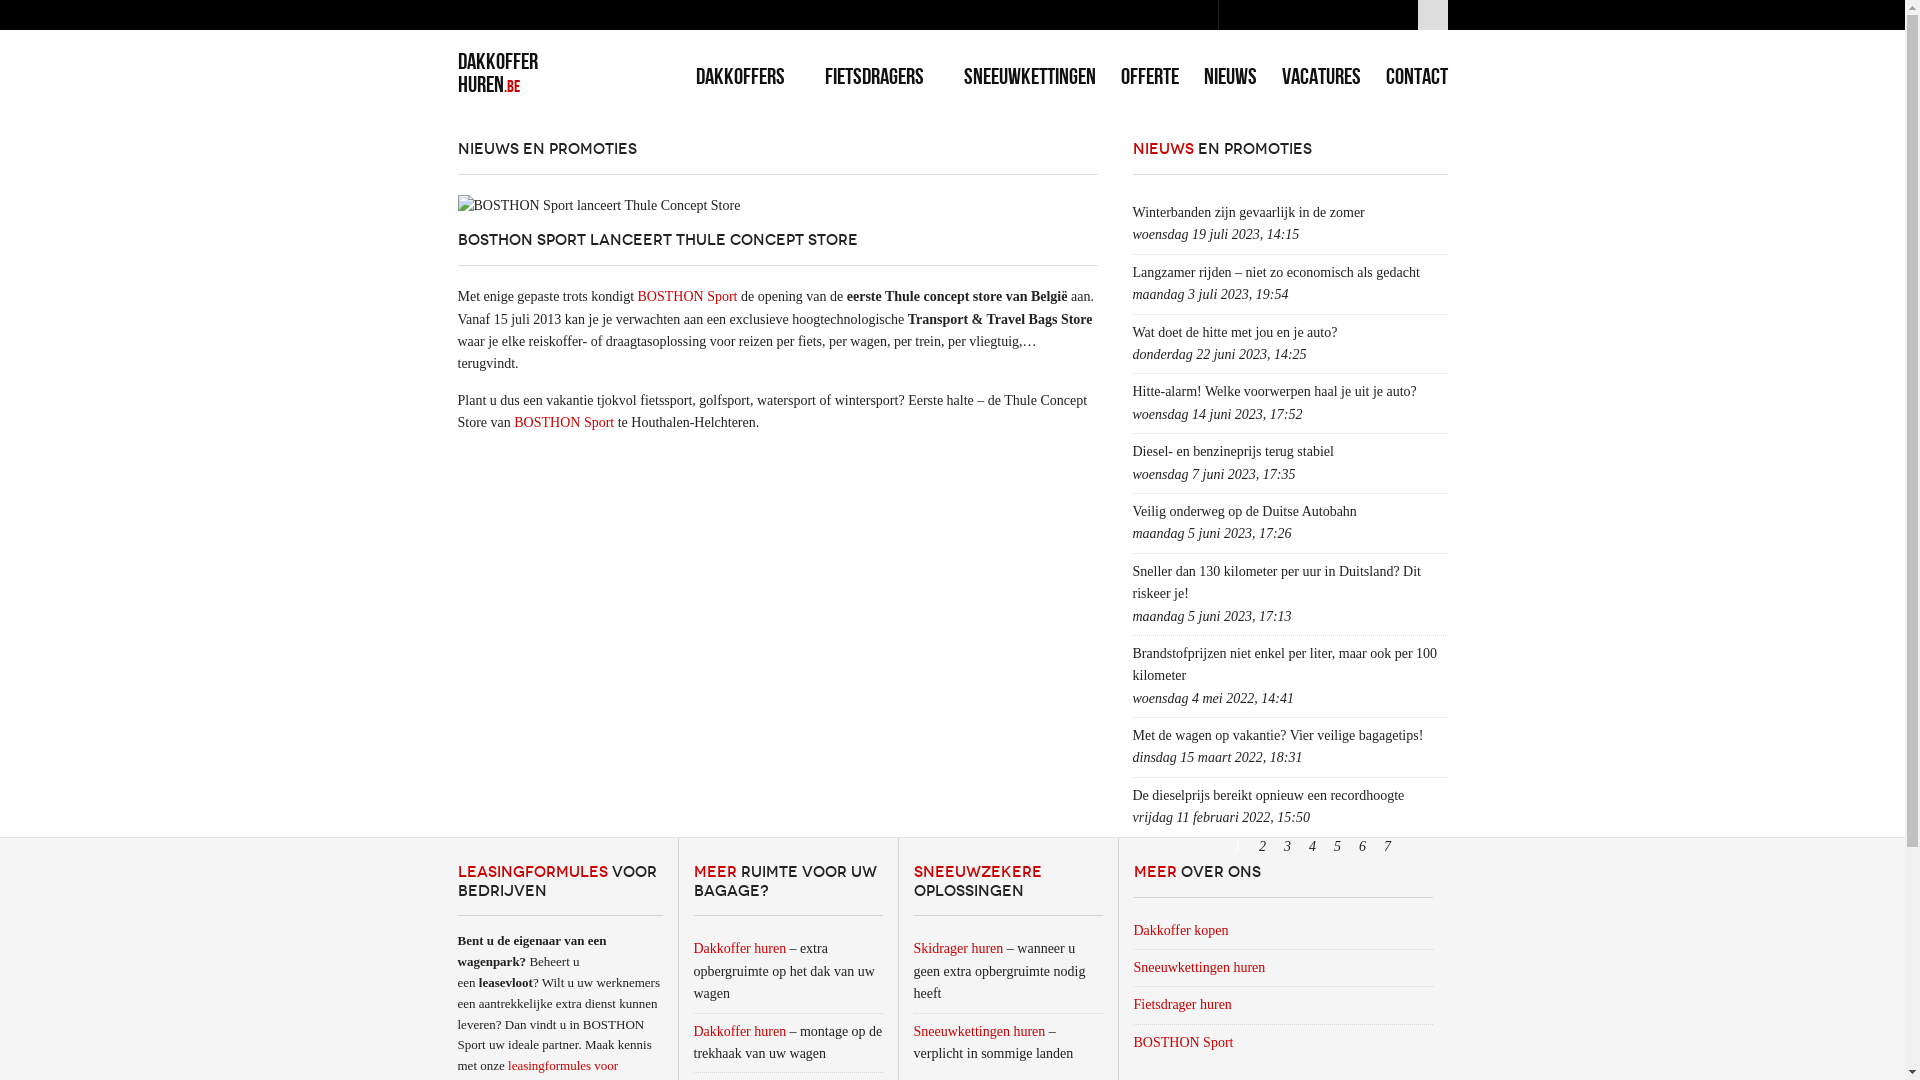 Image resolution: width=1920 pixels, height=1080 pixels. Describe the element at coordinates (1437, 847) in the screenshot. I see `'Ga naar laatste pagina'` at that location.